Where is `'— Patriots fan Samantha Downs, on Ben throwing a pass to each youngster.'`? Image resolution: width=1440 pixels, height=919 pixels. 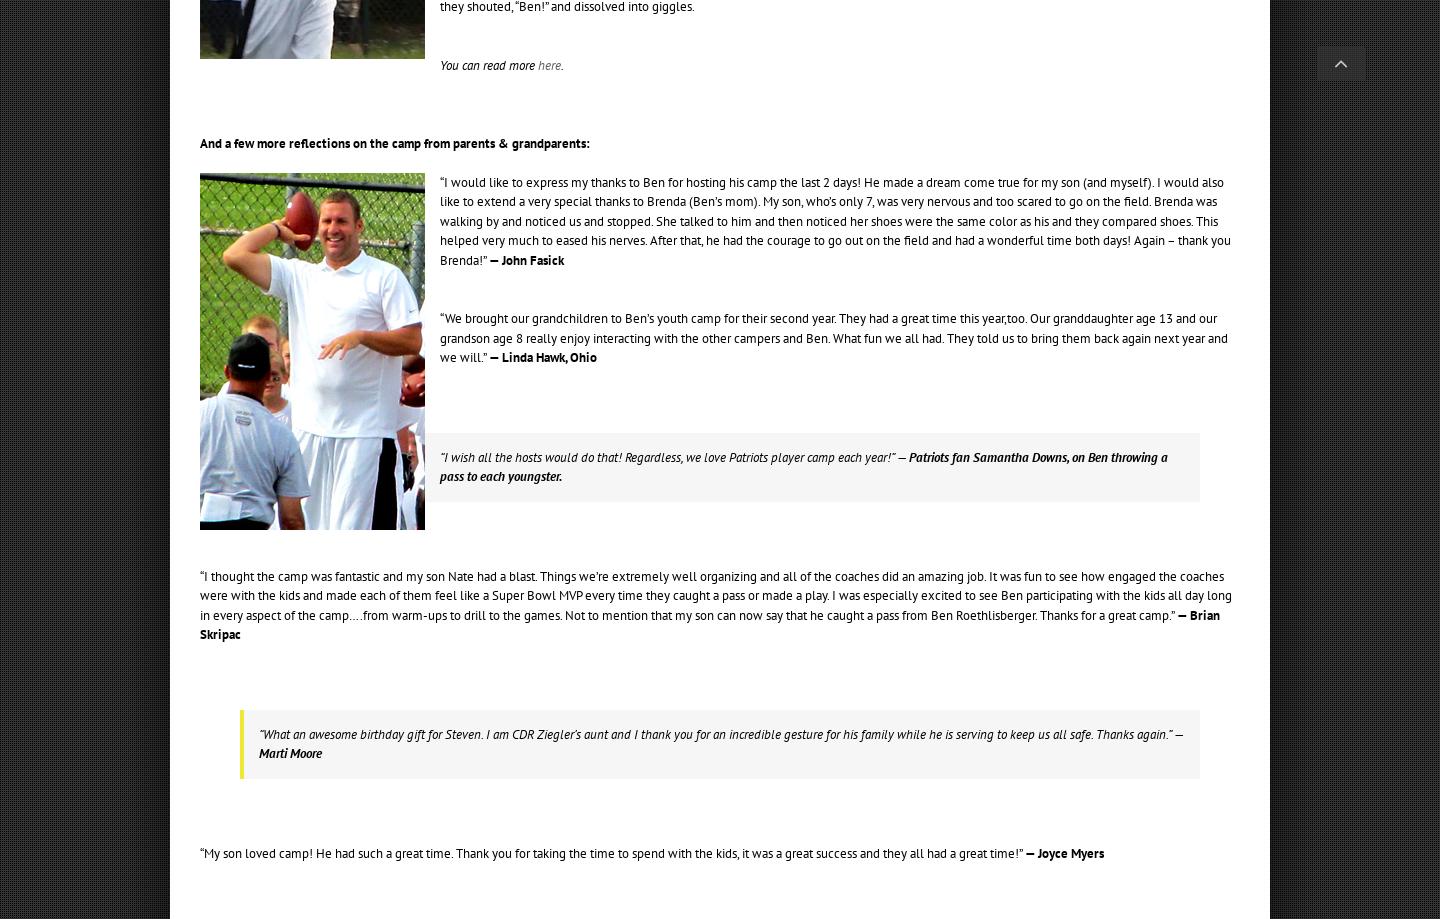 '— Patriots fan Samantha Downs, on Ben throwing a pass to each youngster.' is located at coordinates (803, 465).